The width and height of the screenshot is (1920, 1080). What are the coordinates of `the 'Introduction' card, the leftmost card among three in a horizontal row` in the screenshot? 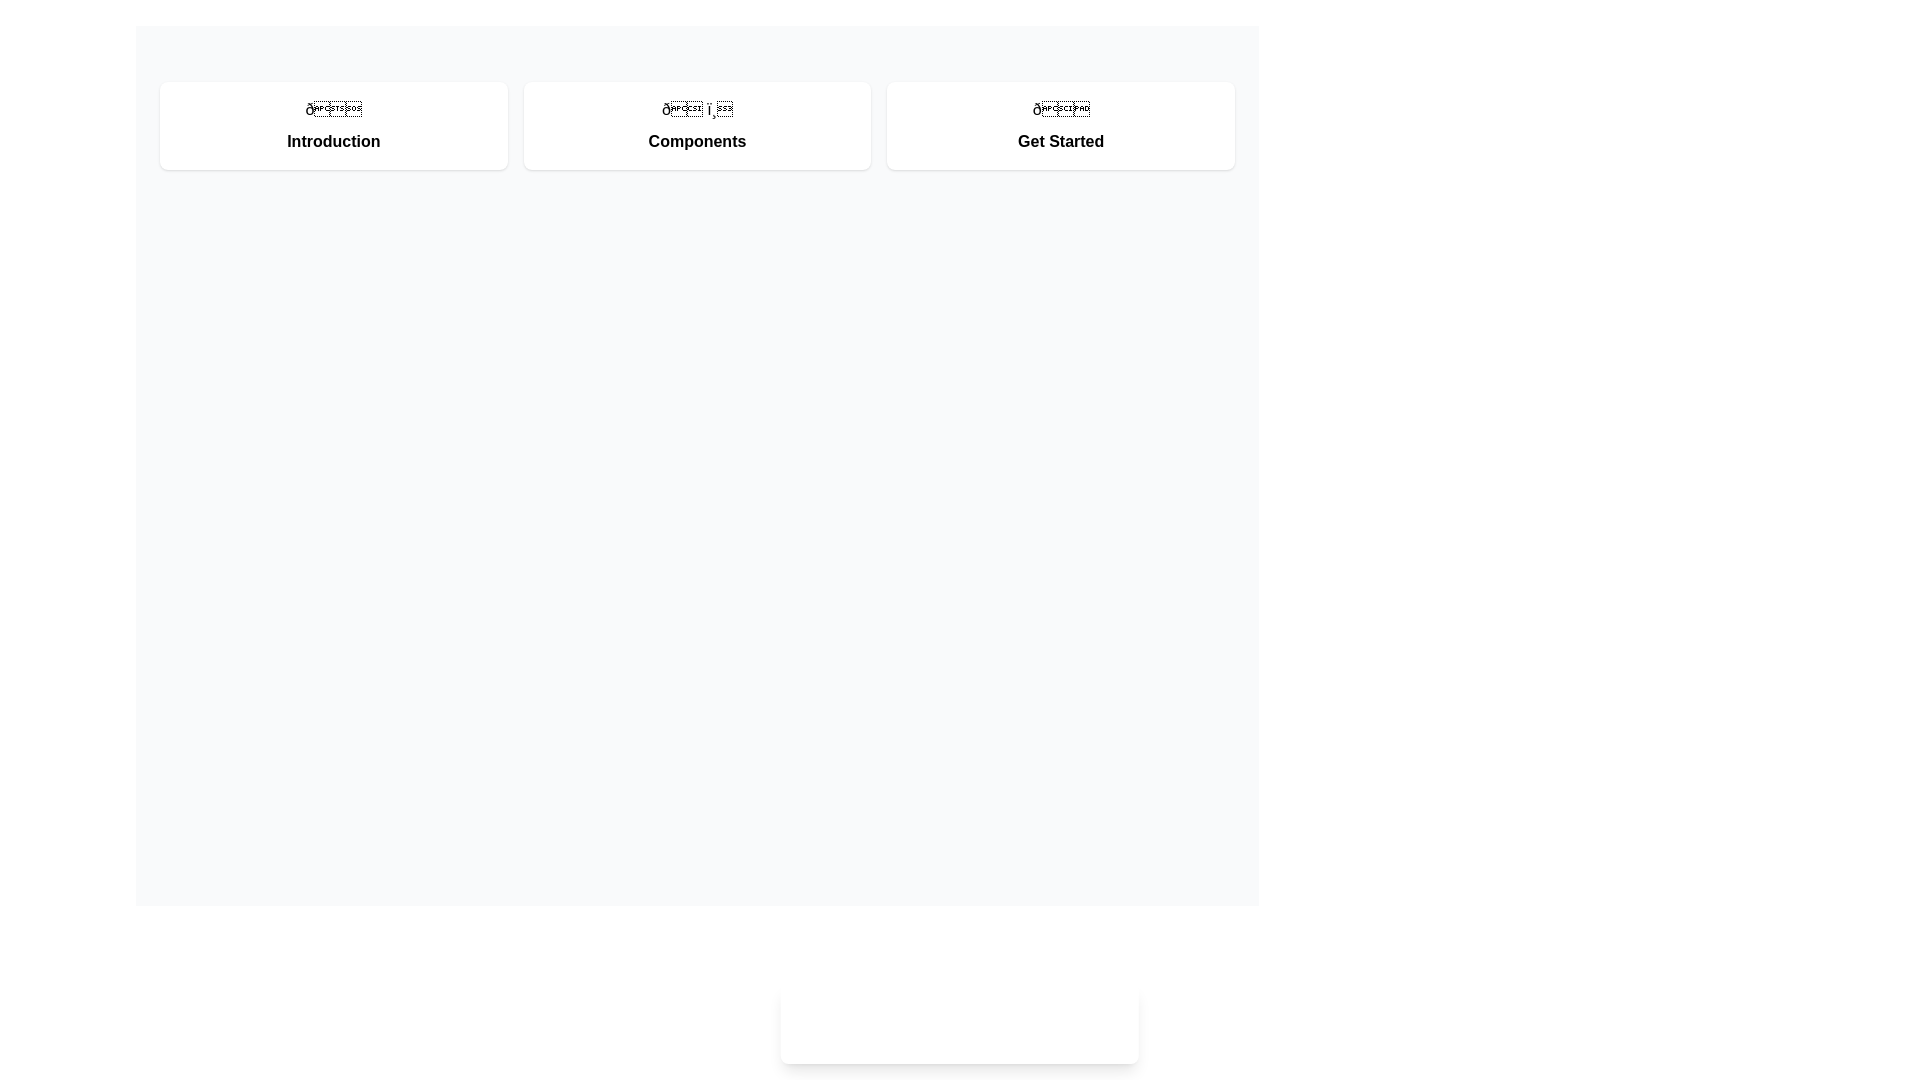 It's located at (333, 126).